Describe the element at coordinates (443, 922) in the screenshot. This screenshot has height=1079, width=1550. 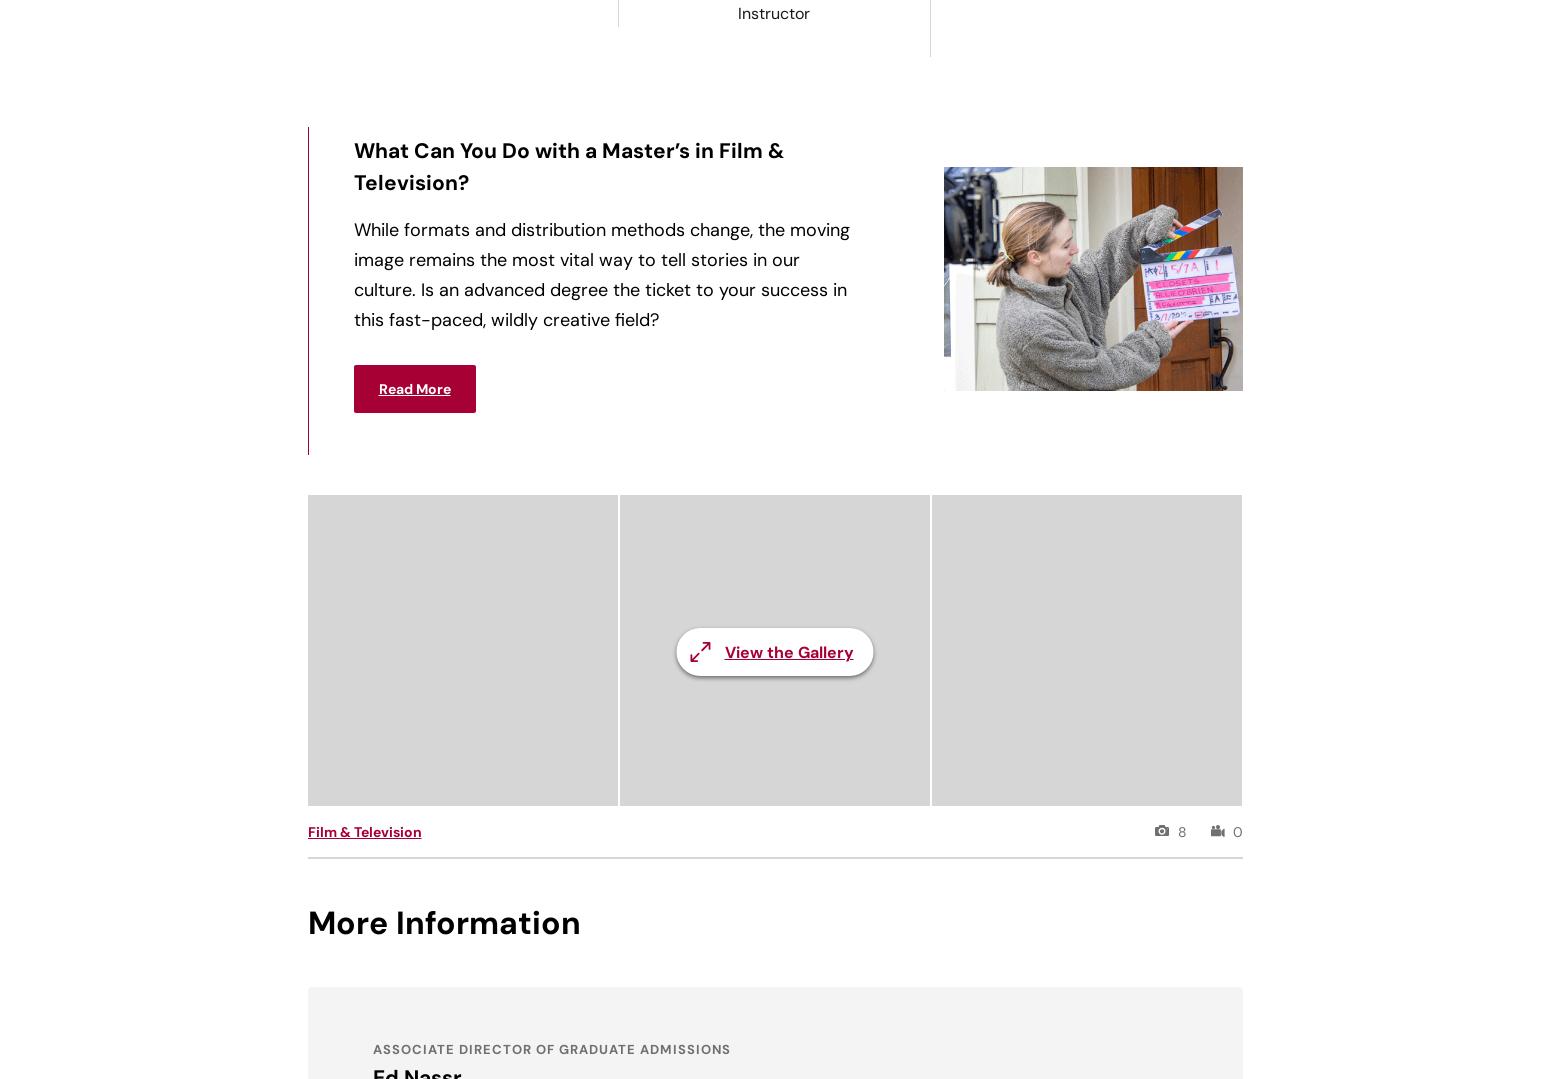
I see `'More Information'` at that location.